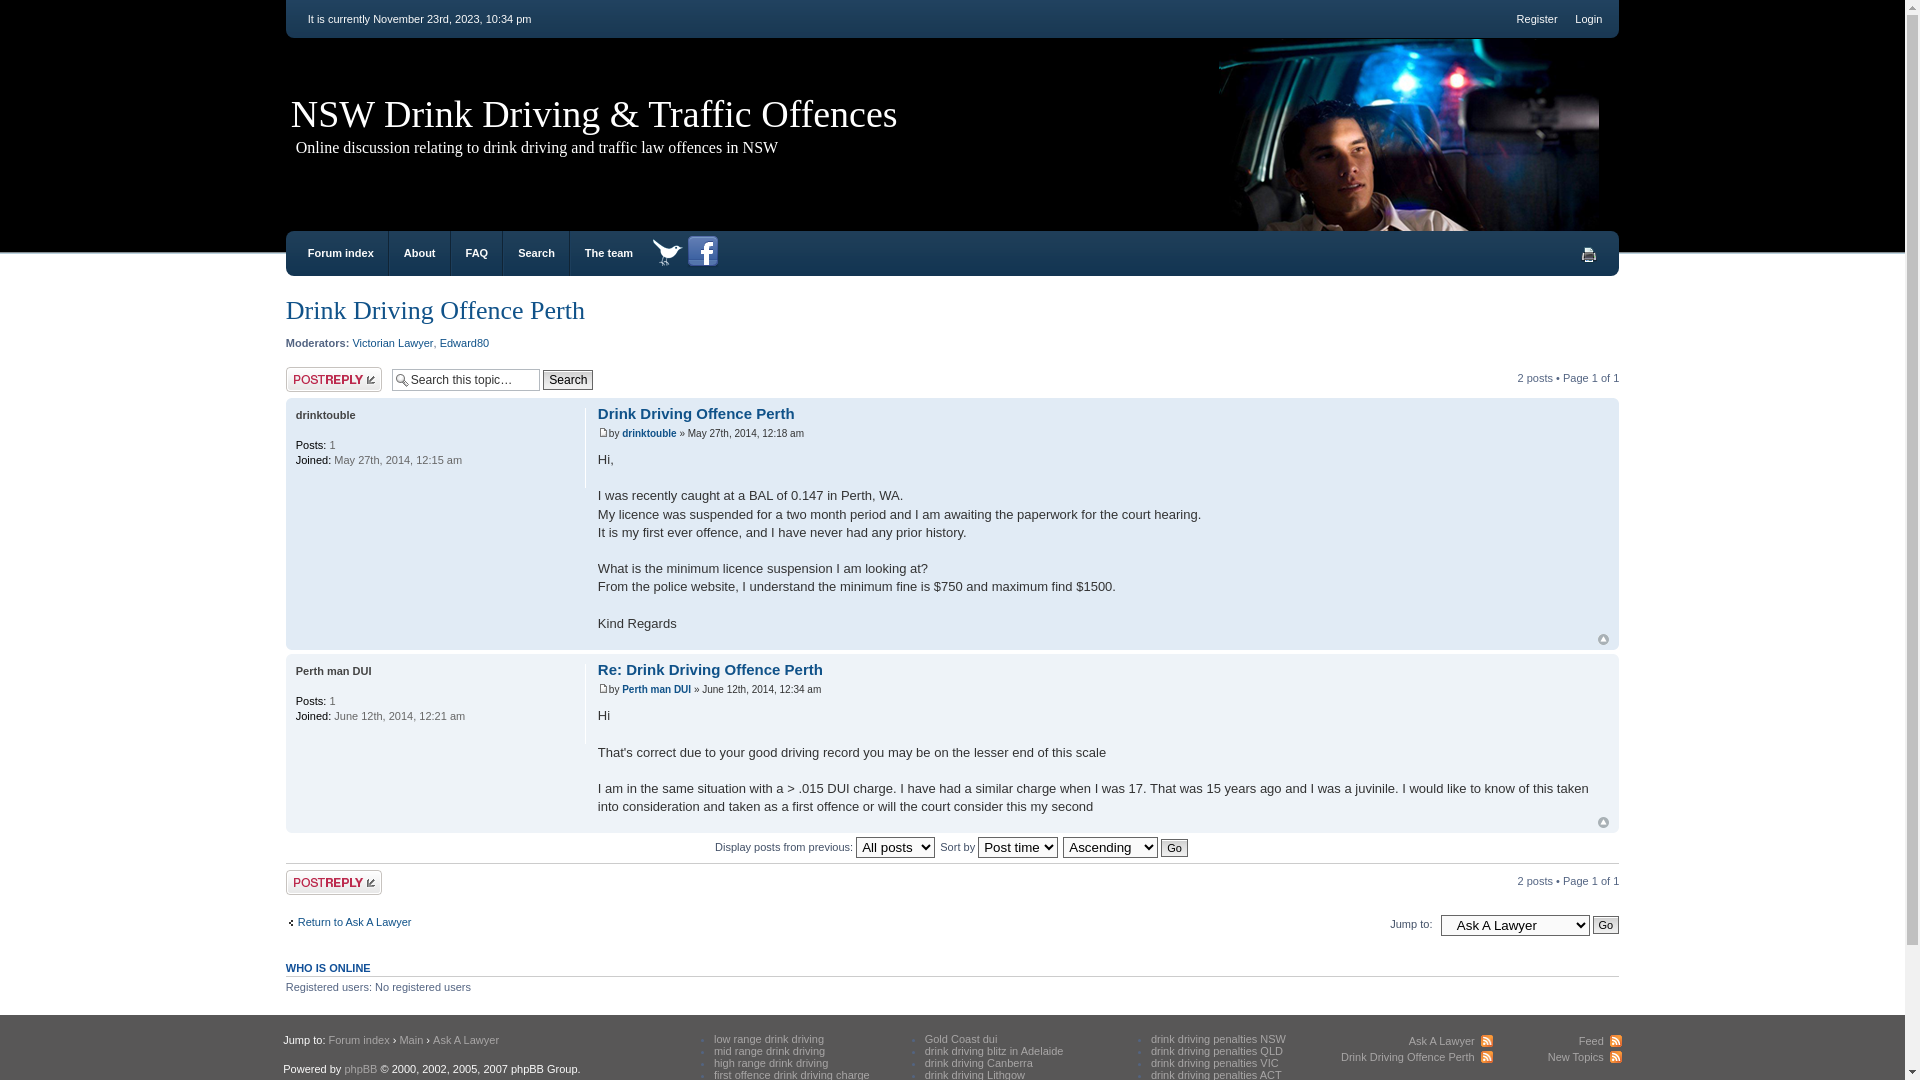 This screenshot has width=1920, height=1080. Describe the element at coordinates (334, 881) in the screenshot. I see `'Post a reply'` at that location.